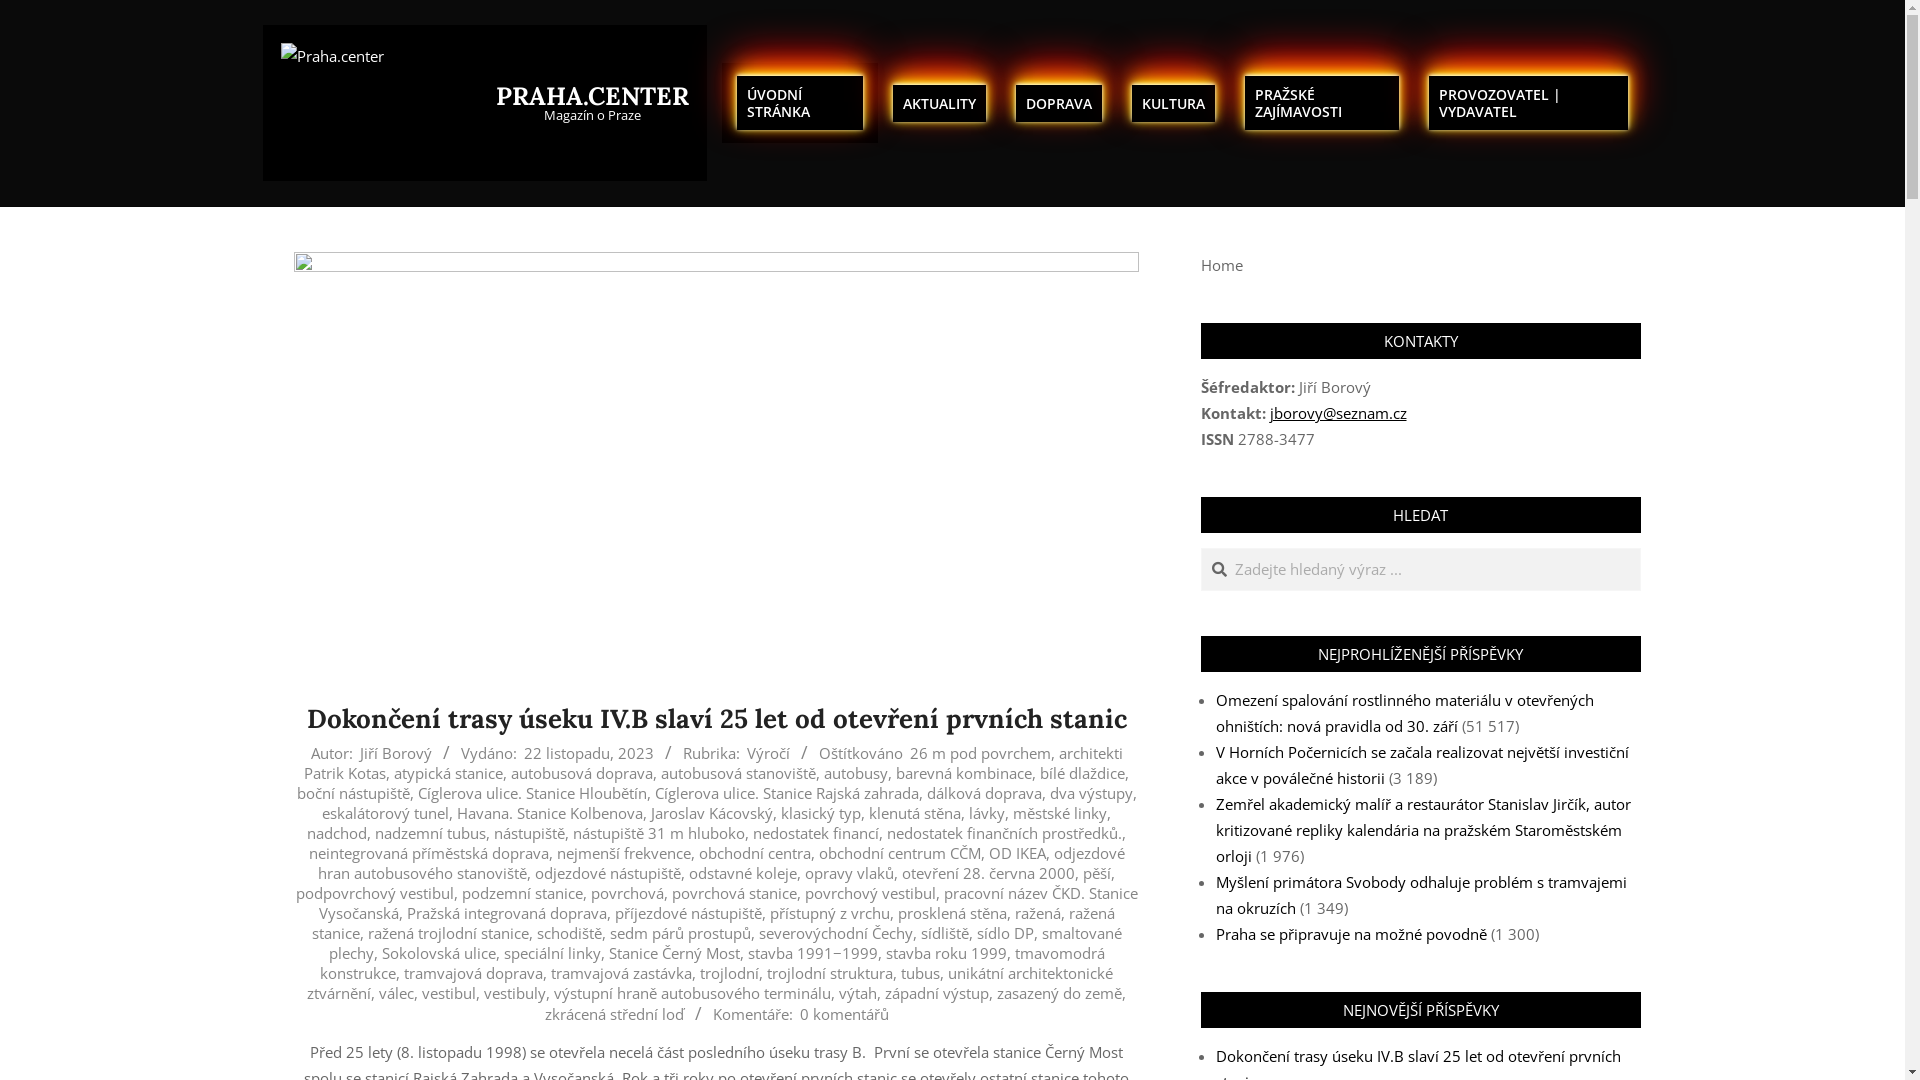  I want to click on 'jborovy@seznam.cz', so click(1338, 411).